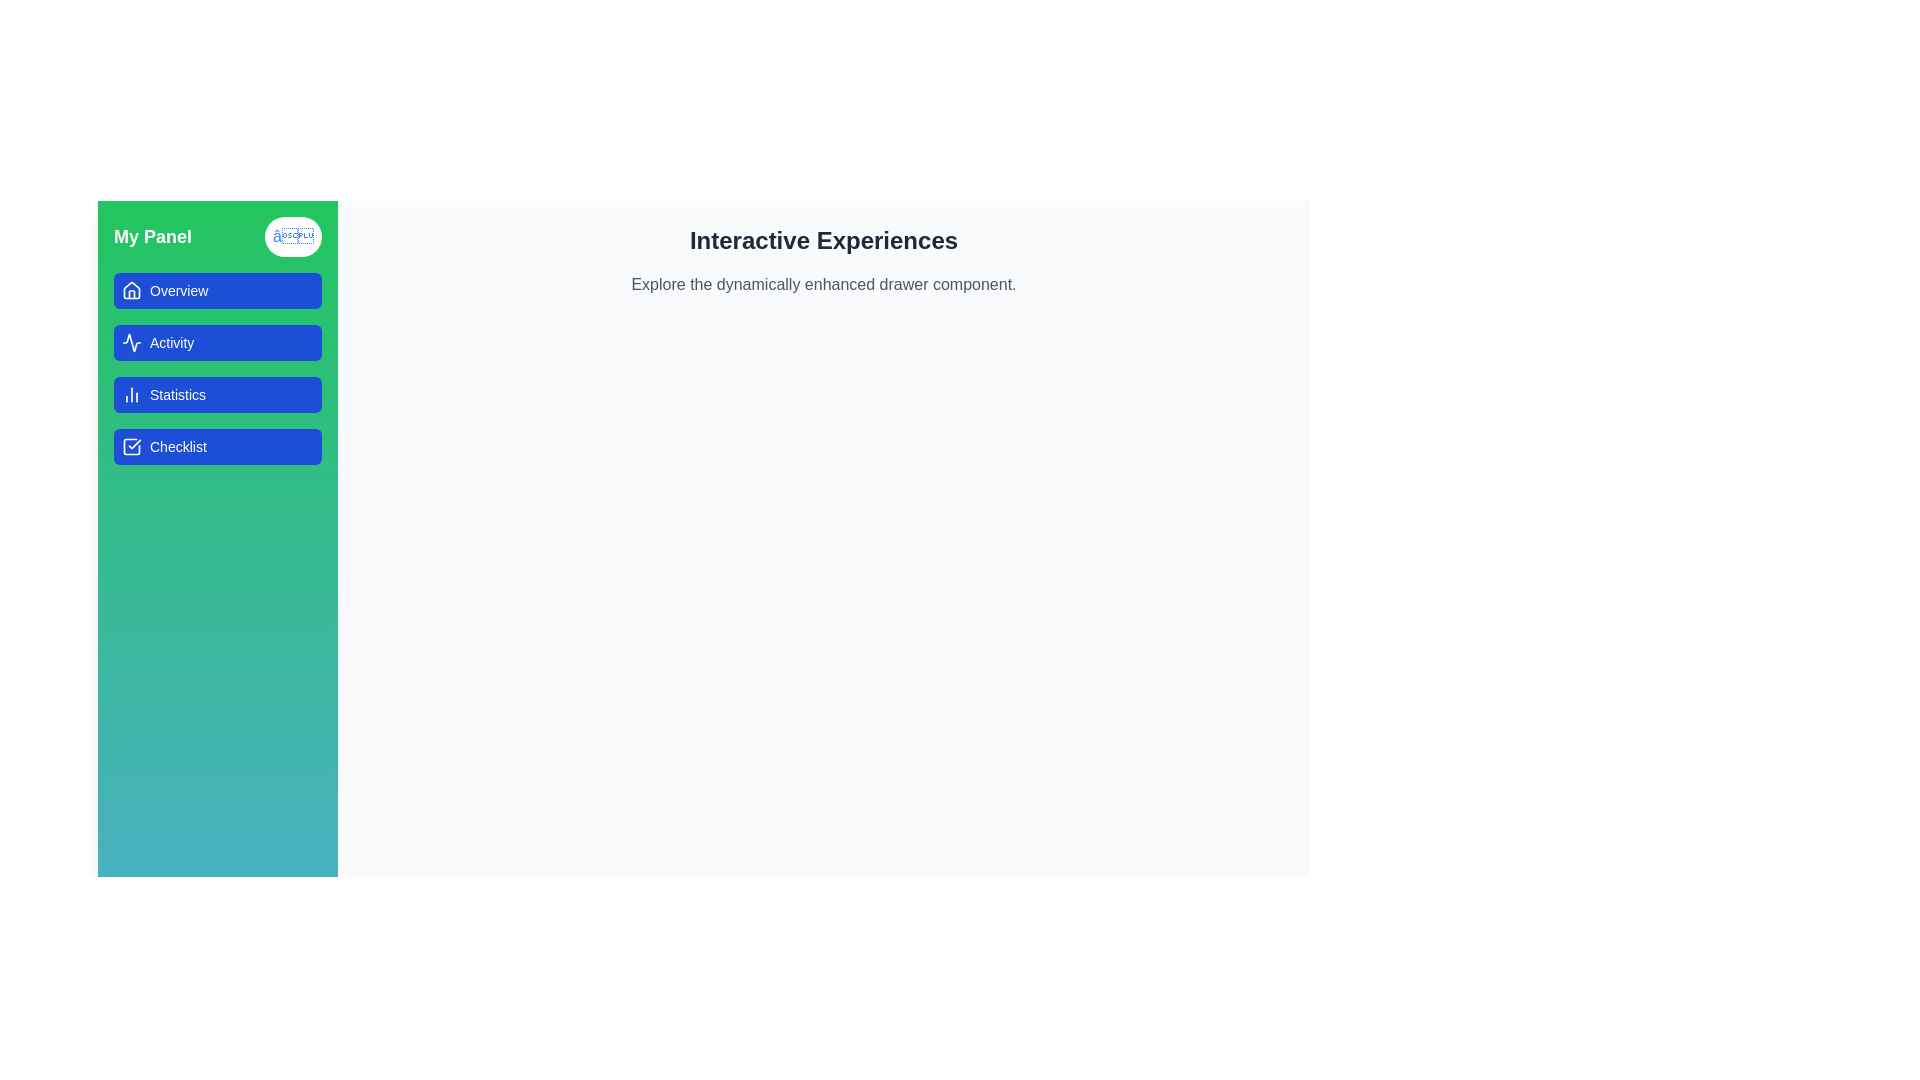 The width and height of the screenshot is (1920, 1080). Describe the element at coordinates (292, 235) in the screenshot. I see `the circular button with a white background and a blue cross symbol located to the right of 'My Panel' in the green sidebar` at that location.